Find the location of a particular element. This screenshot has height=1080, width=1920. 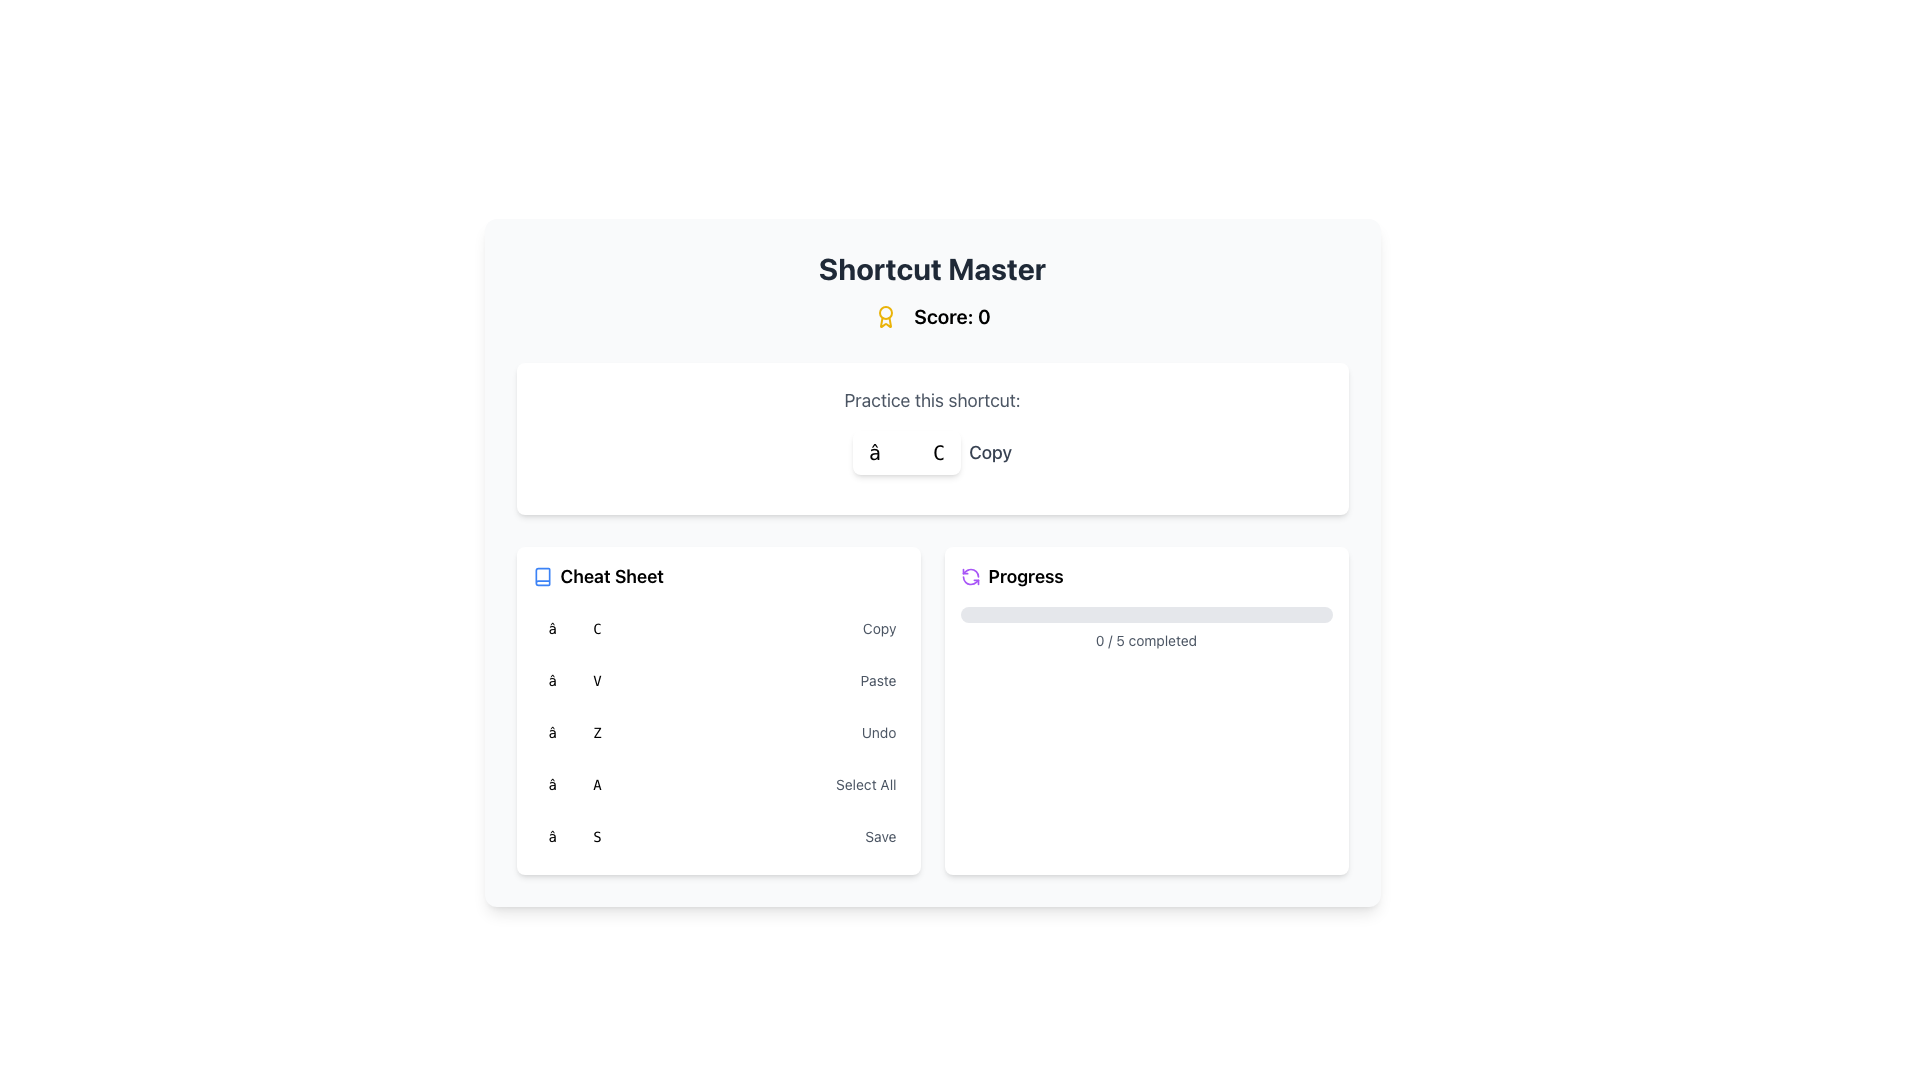

the text label indicating the operation associated with a keyboard shortcut, located in the bottom-left quadrant of the interface within the 'Cheat Sheet' section is located at coordinates (878, 680).